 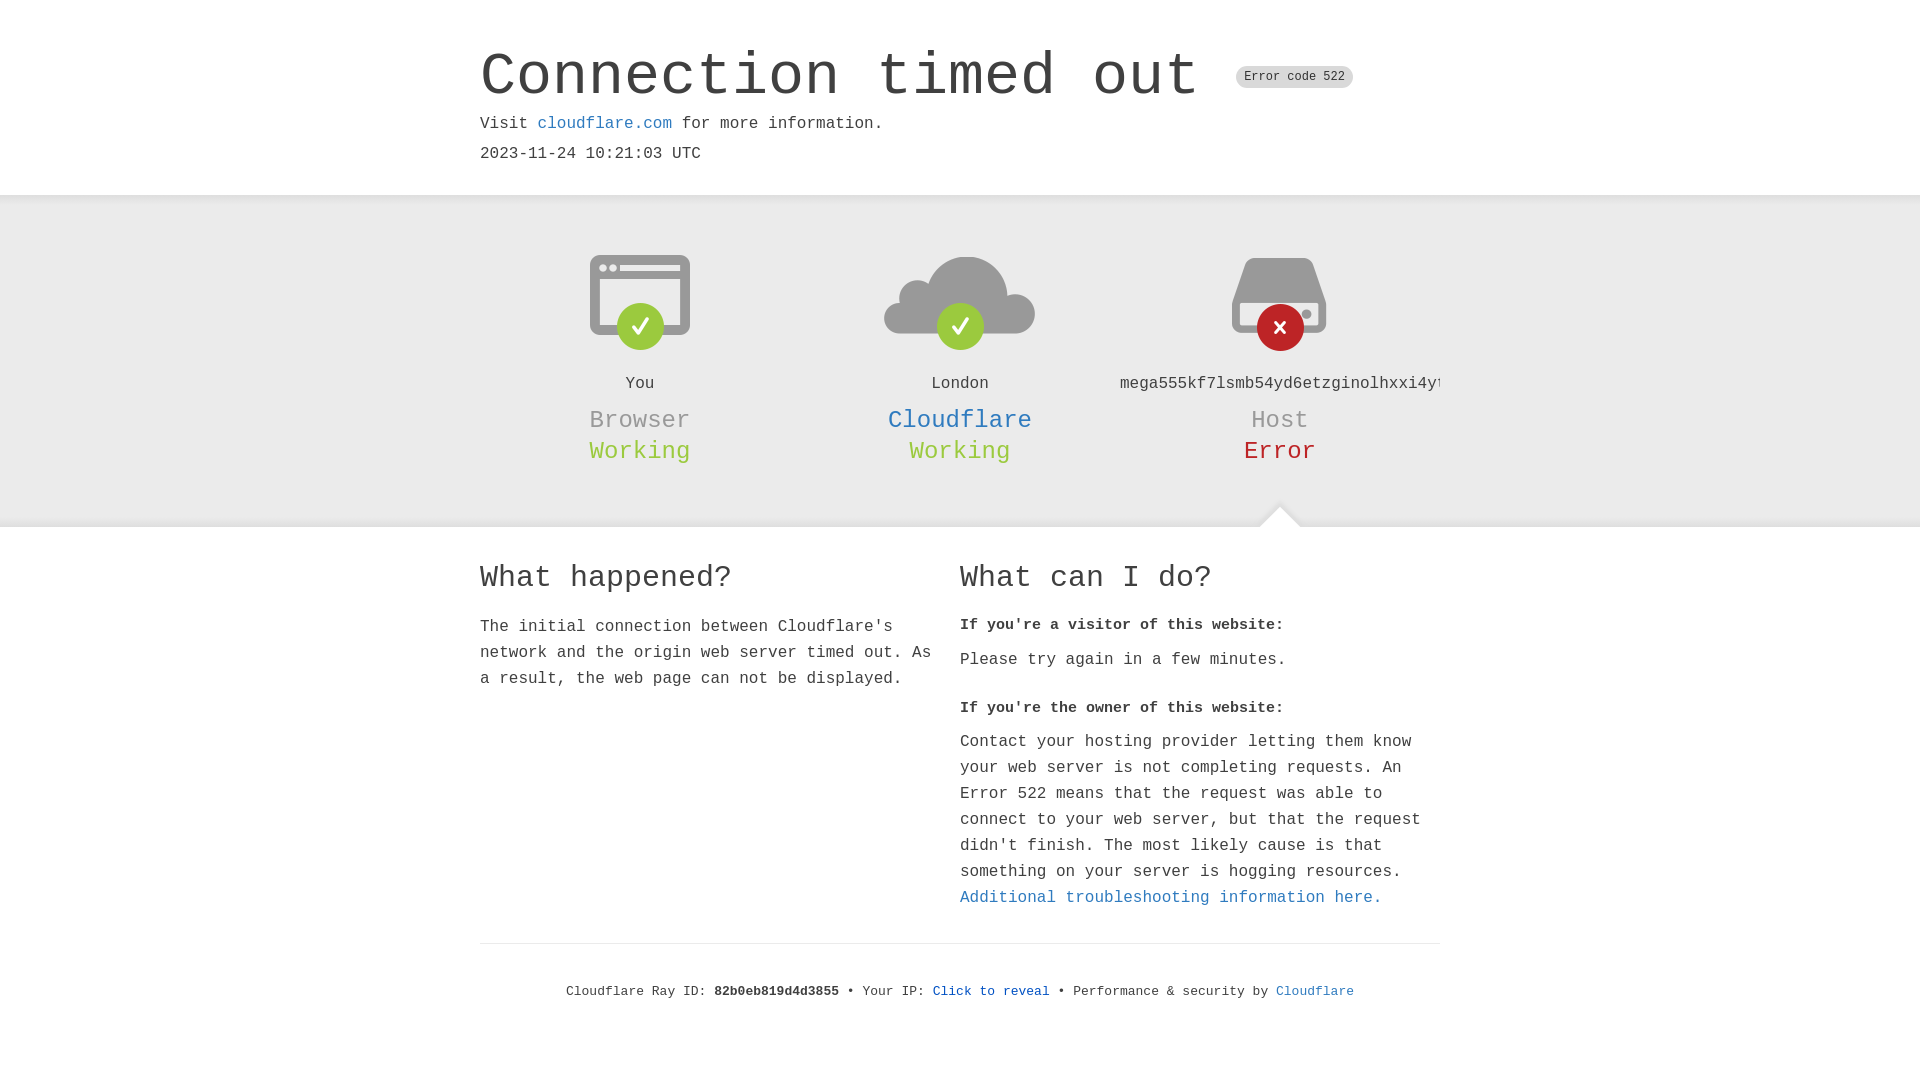 I want to click on 'Cloudflare', so click(x=1315, y=991).